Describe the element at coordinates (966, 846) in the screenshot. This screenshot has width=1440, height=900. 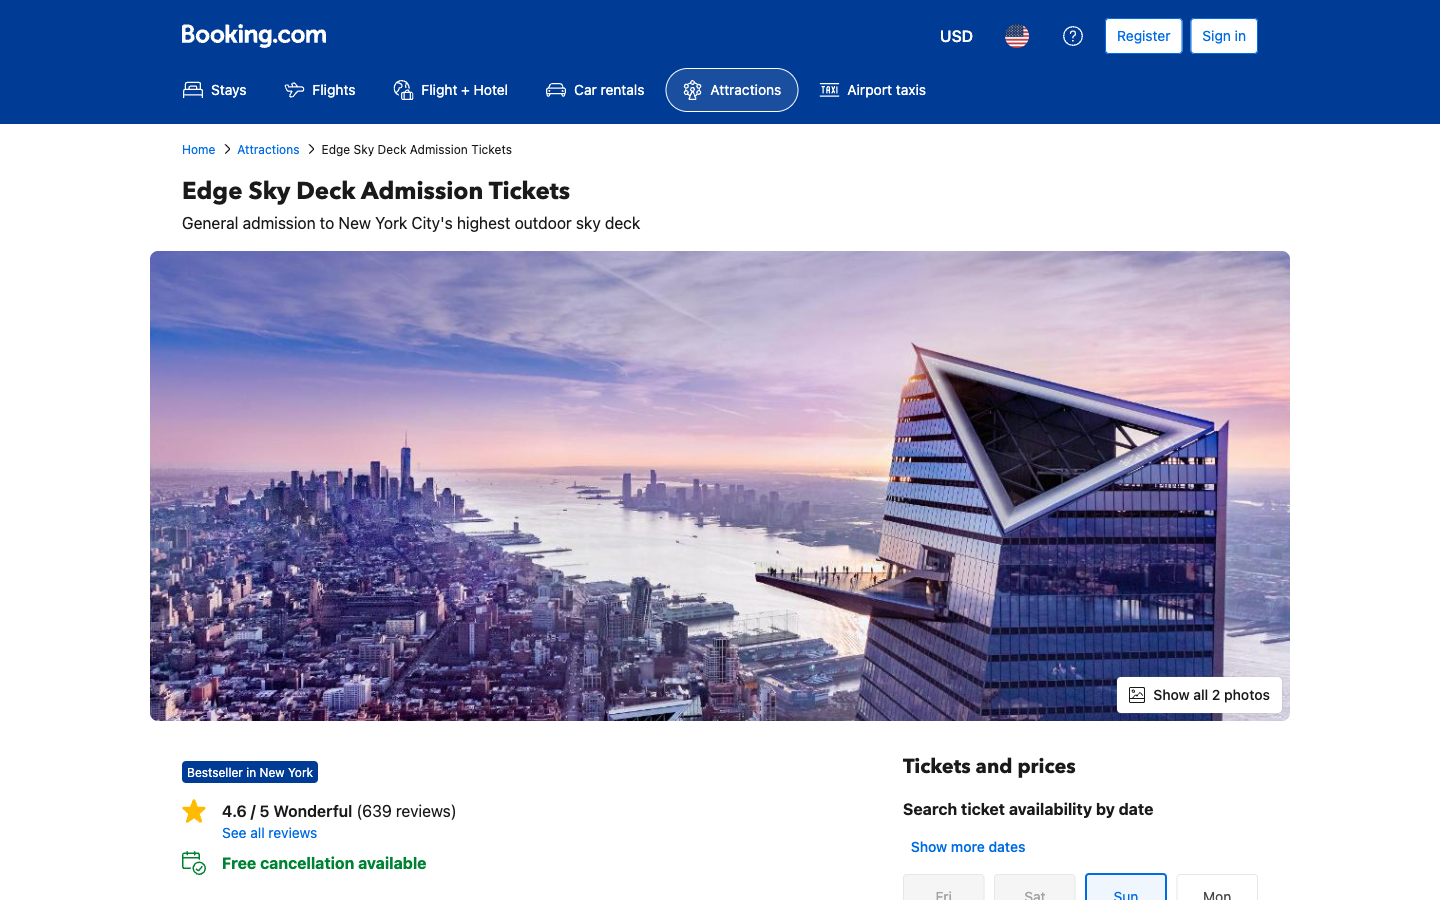
I see `out additional days for ticket availability` at that location.